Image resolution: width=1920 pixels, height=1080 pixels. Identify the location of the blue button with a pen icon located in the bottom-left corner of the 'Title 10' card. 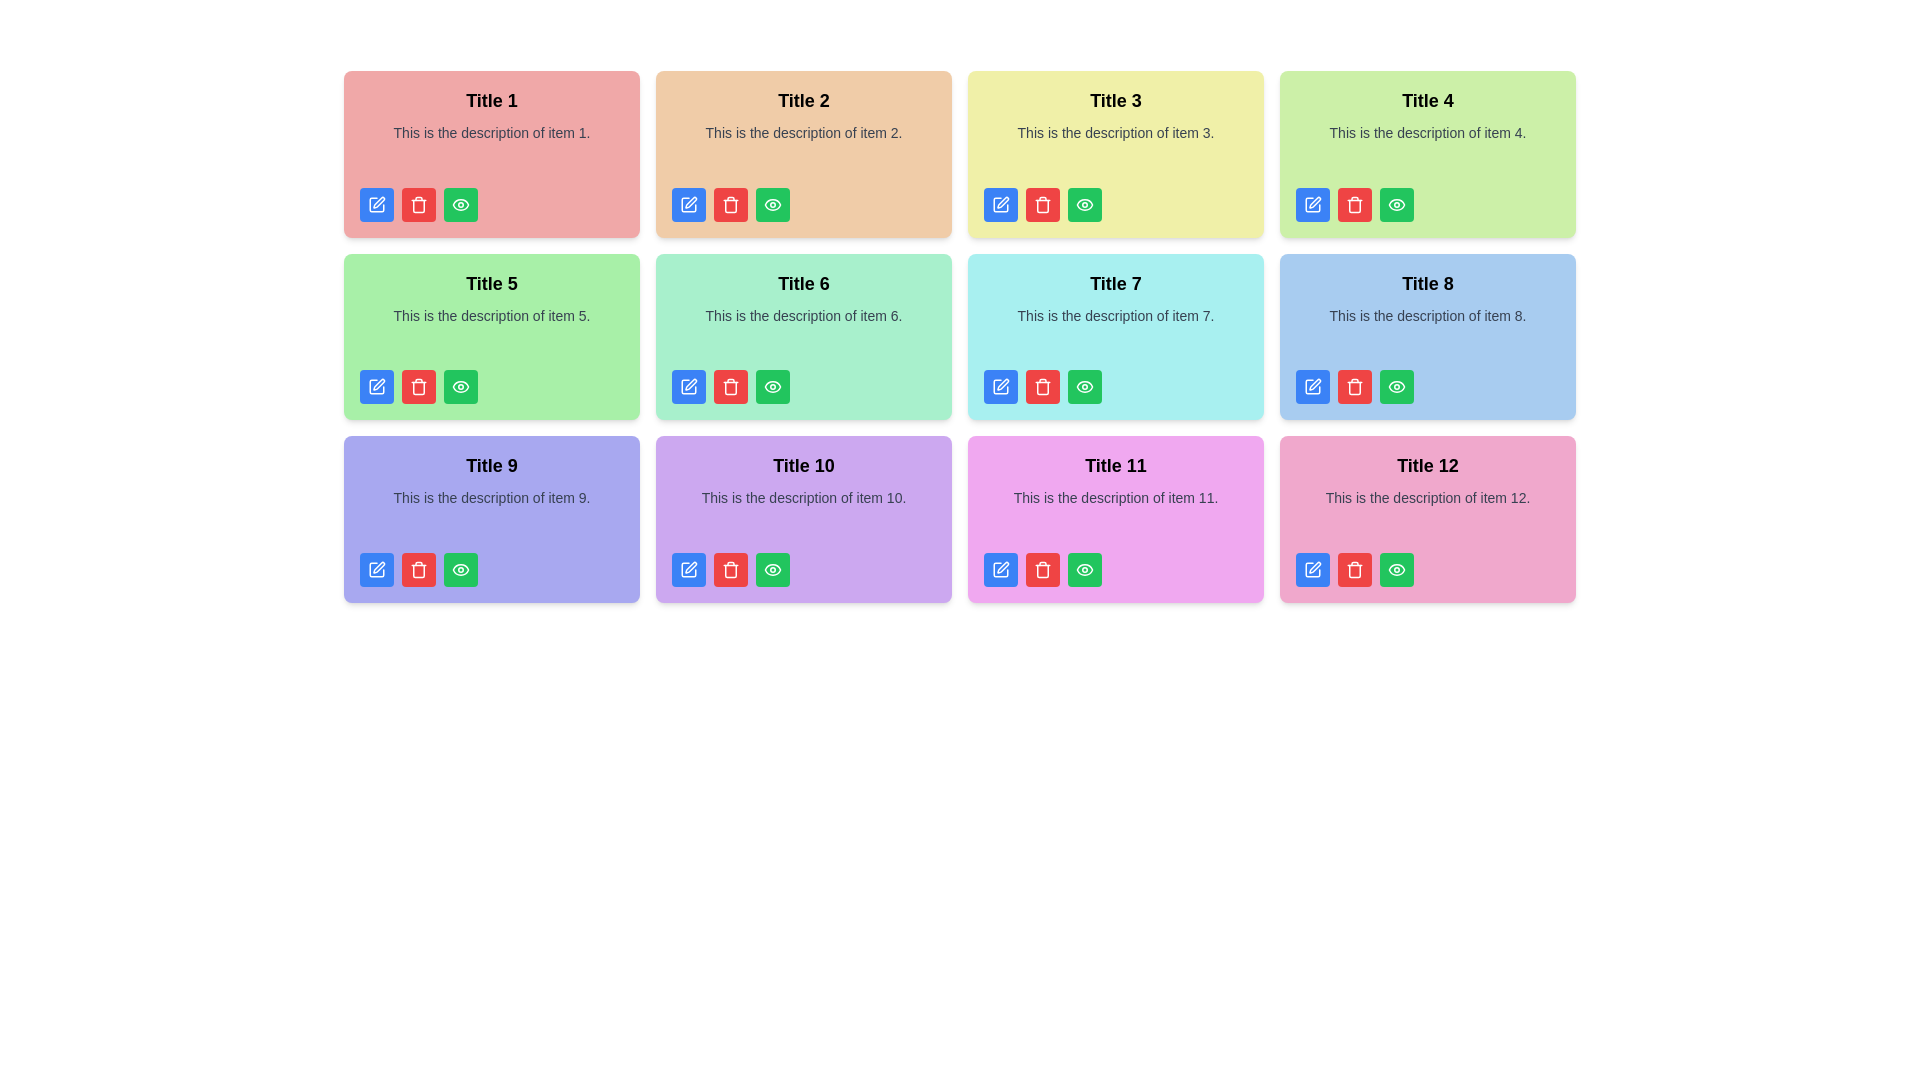
(689, 569).